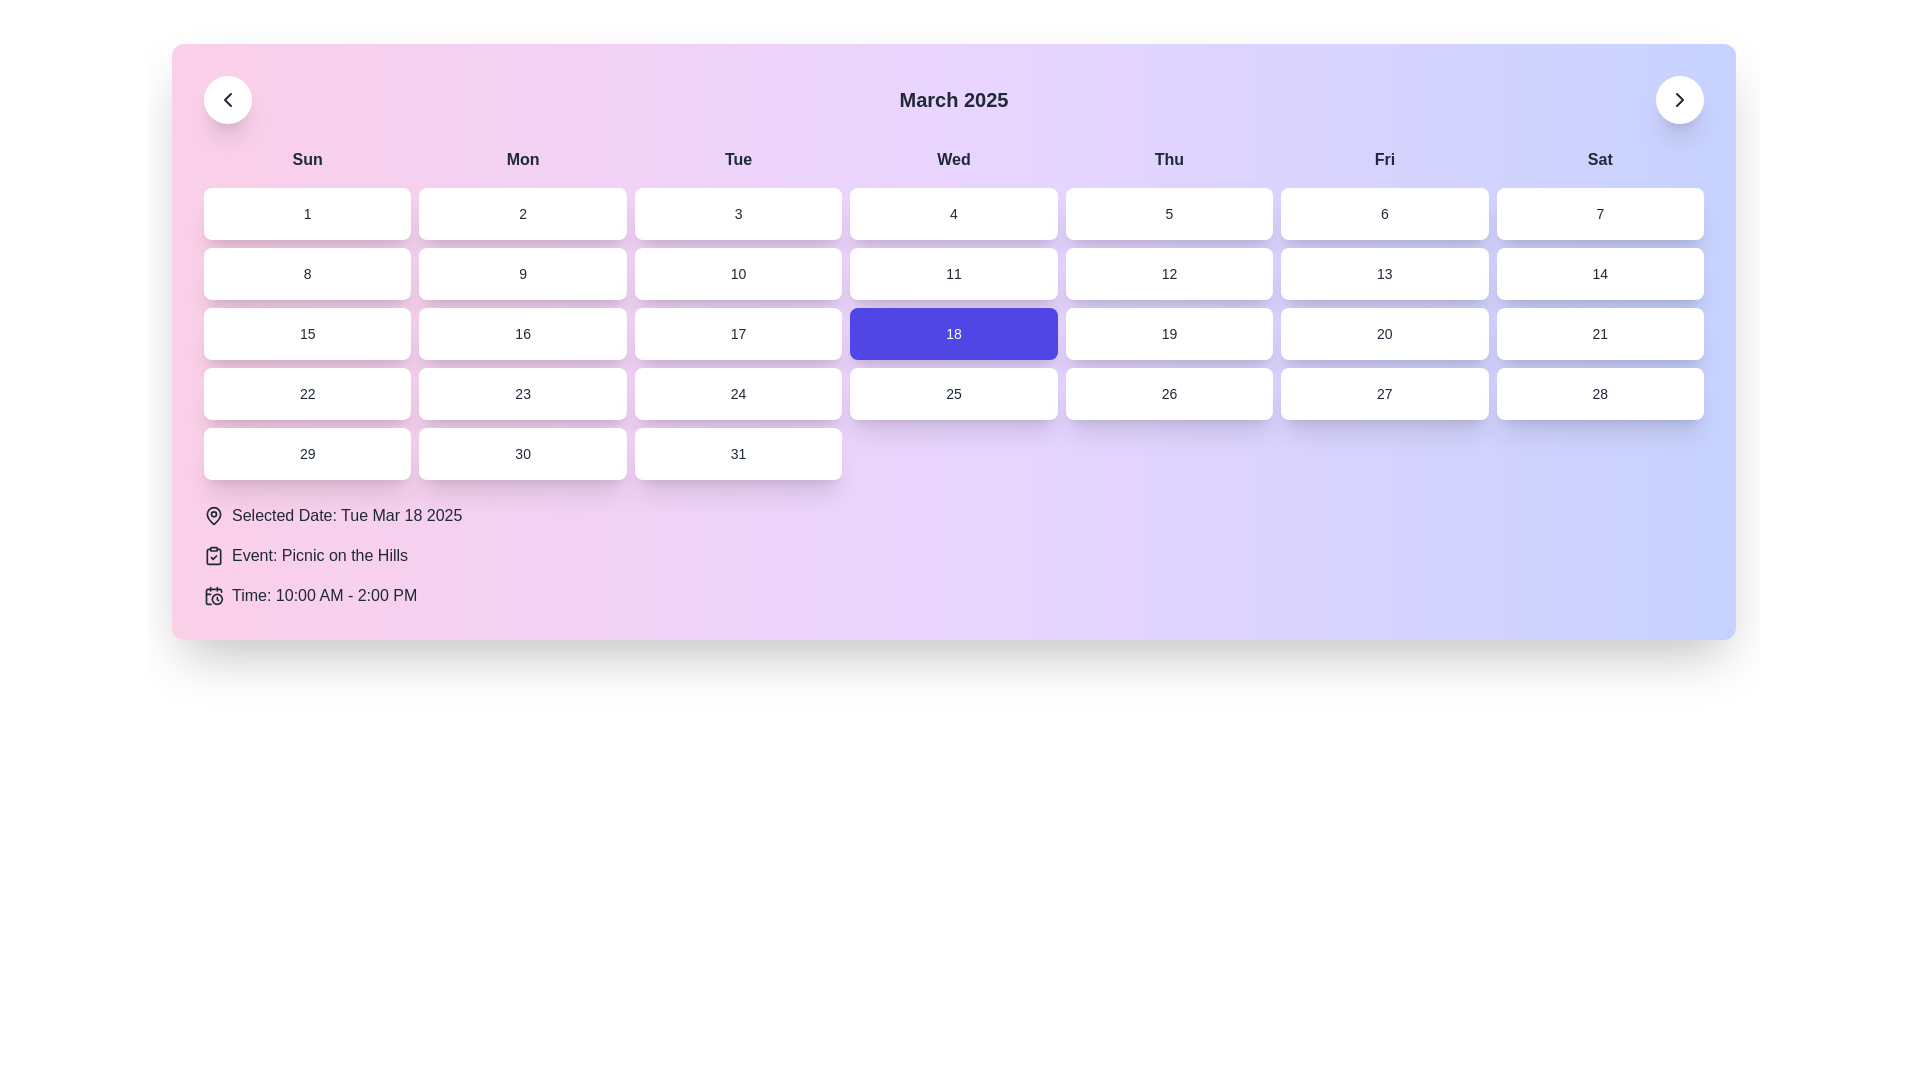 The height and width of the screenshot is (1080, 1920). I want to click on the static label displaying 'Thu' in bold, black lettering, which is the fifth item in a row of weekday abbreviations above a calendar grid, so click(1169, 158).